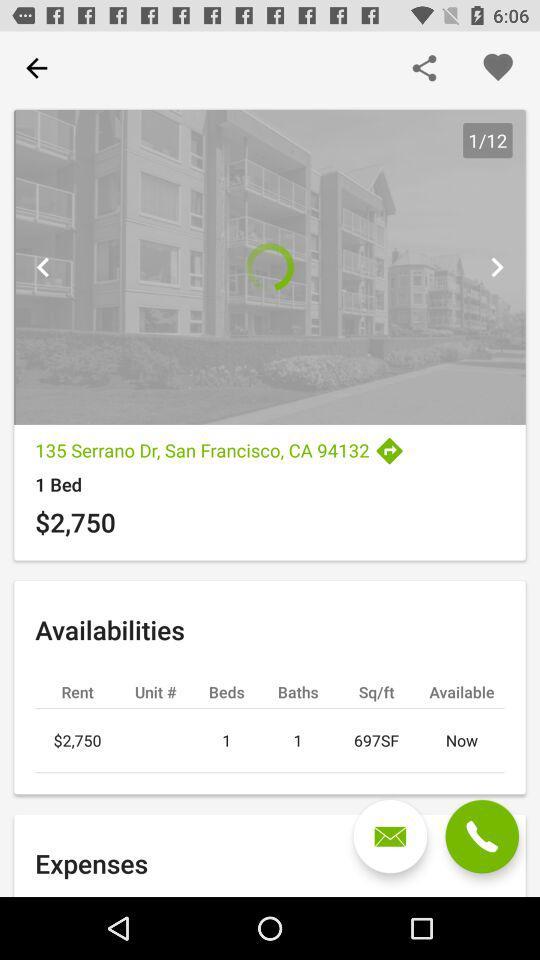 The height and width of the screenshot is (960, 540). Describe the element at coordinates (481, 836) in the screenshot. I see `the call icon` at that location.